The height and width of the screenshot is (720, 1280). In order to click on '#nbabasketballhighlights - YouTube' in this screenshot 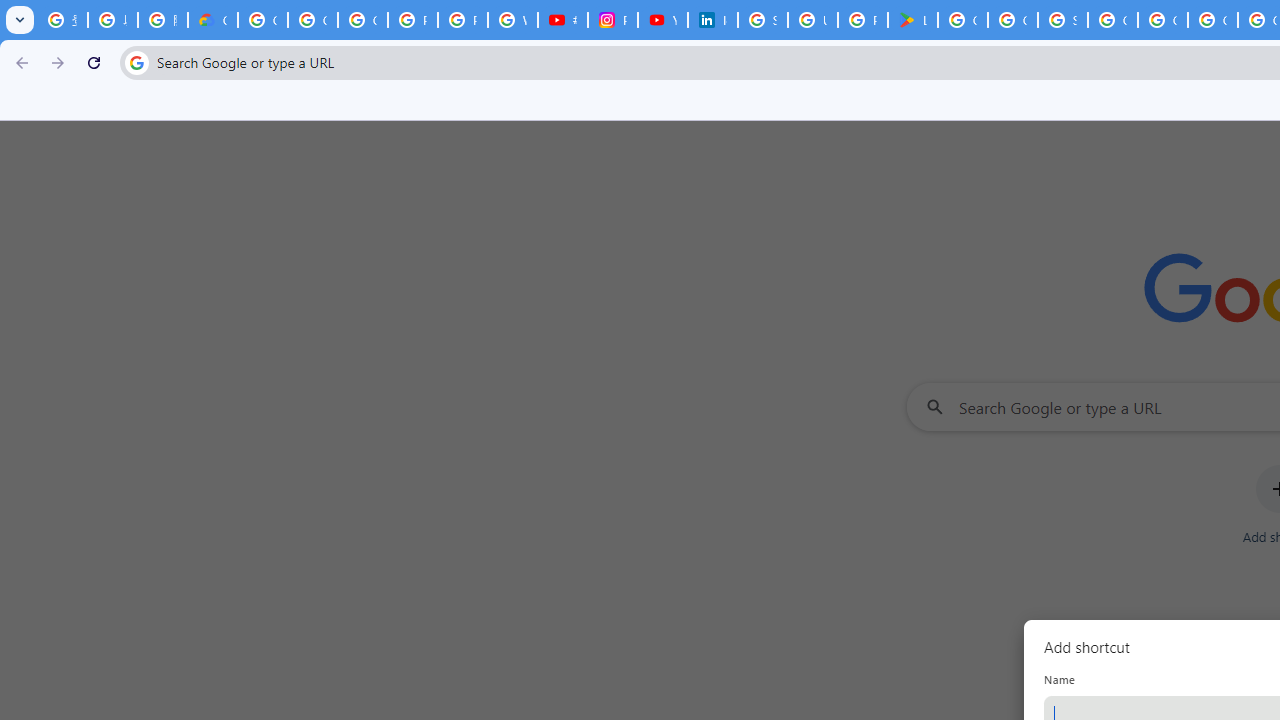, I will do `click(561, 20)`.